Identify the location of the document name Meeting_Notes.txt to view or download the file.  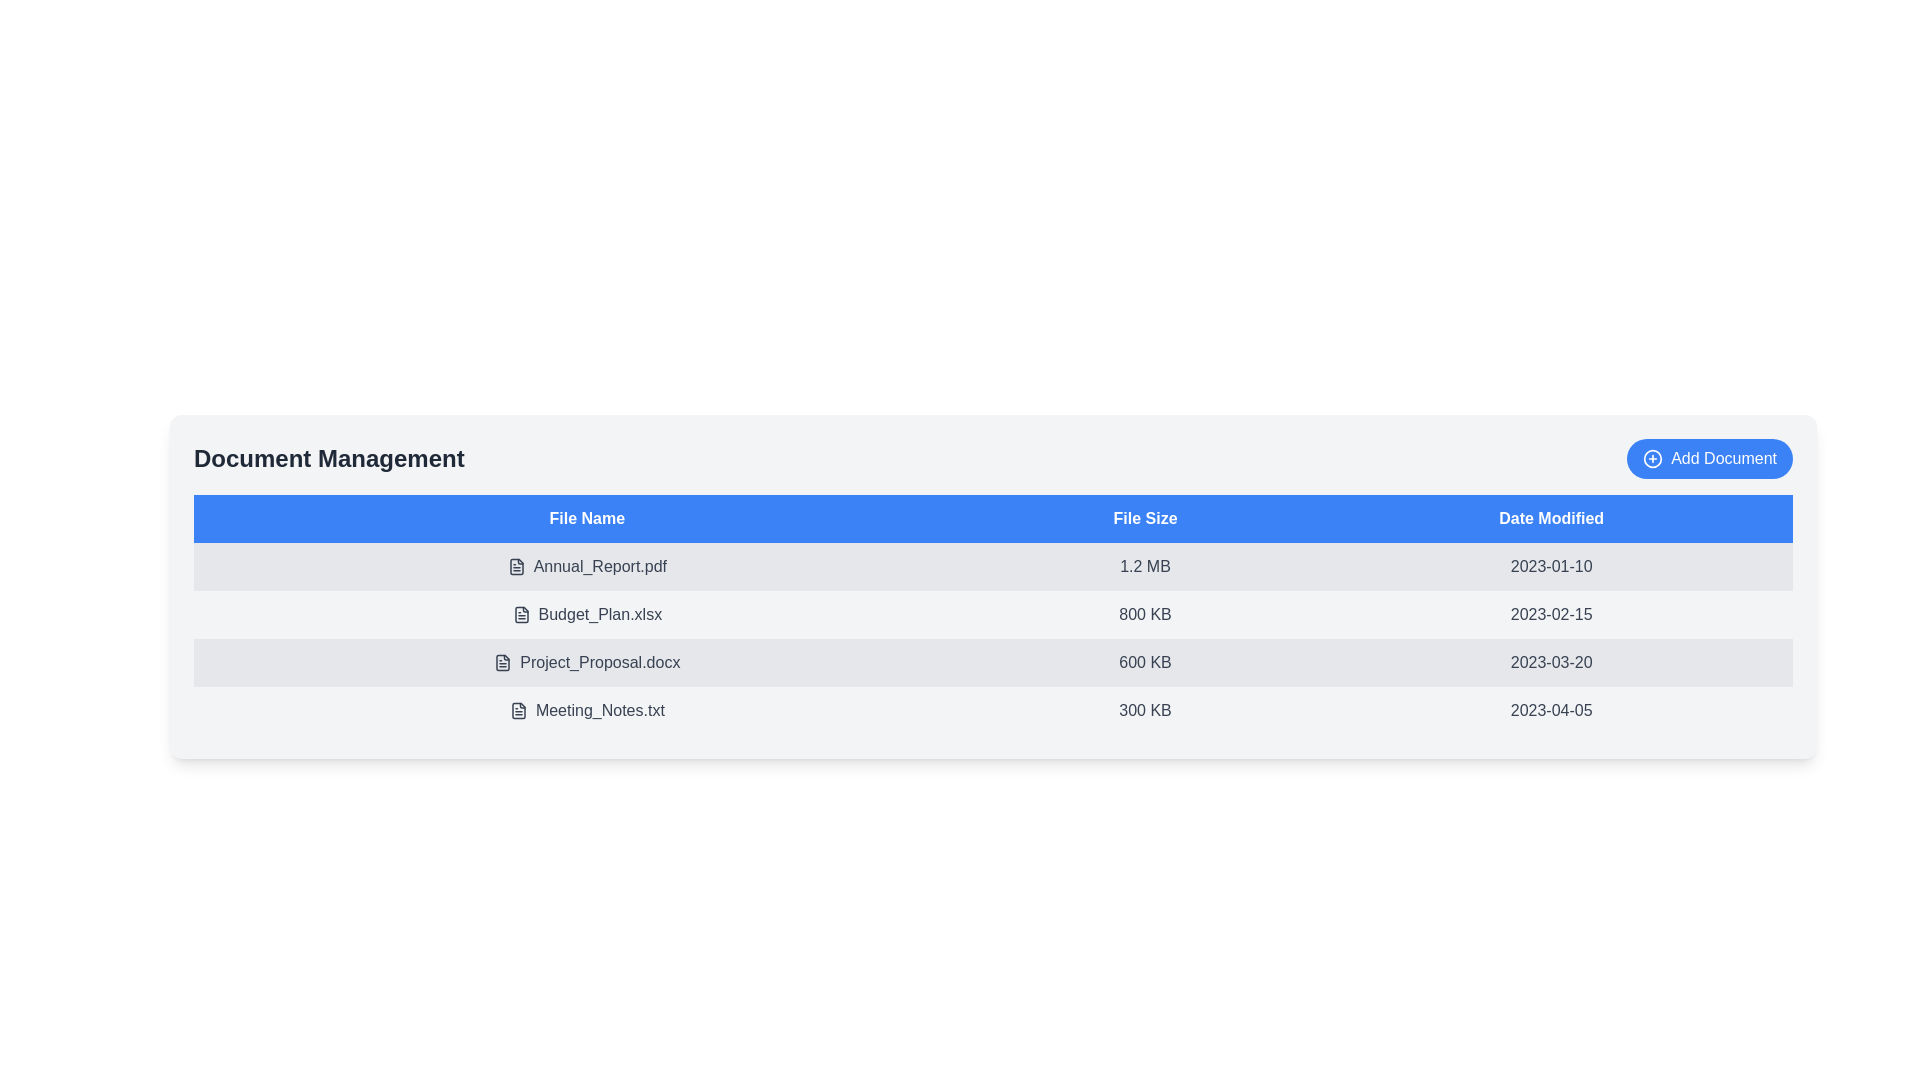
(586, 709).